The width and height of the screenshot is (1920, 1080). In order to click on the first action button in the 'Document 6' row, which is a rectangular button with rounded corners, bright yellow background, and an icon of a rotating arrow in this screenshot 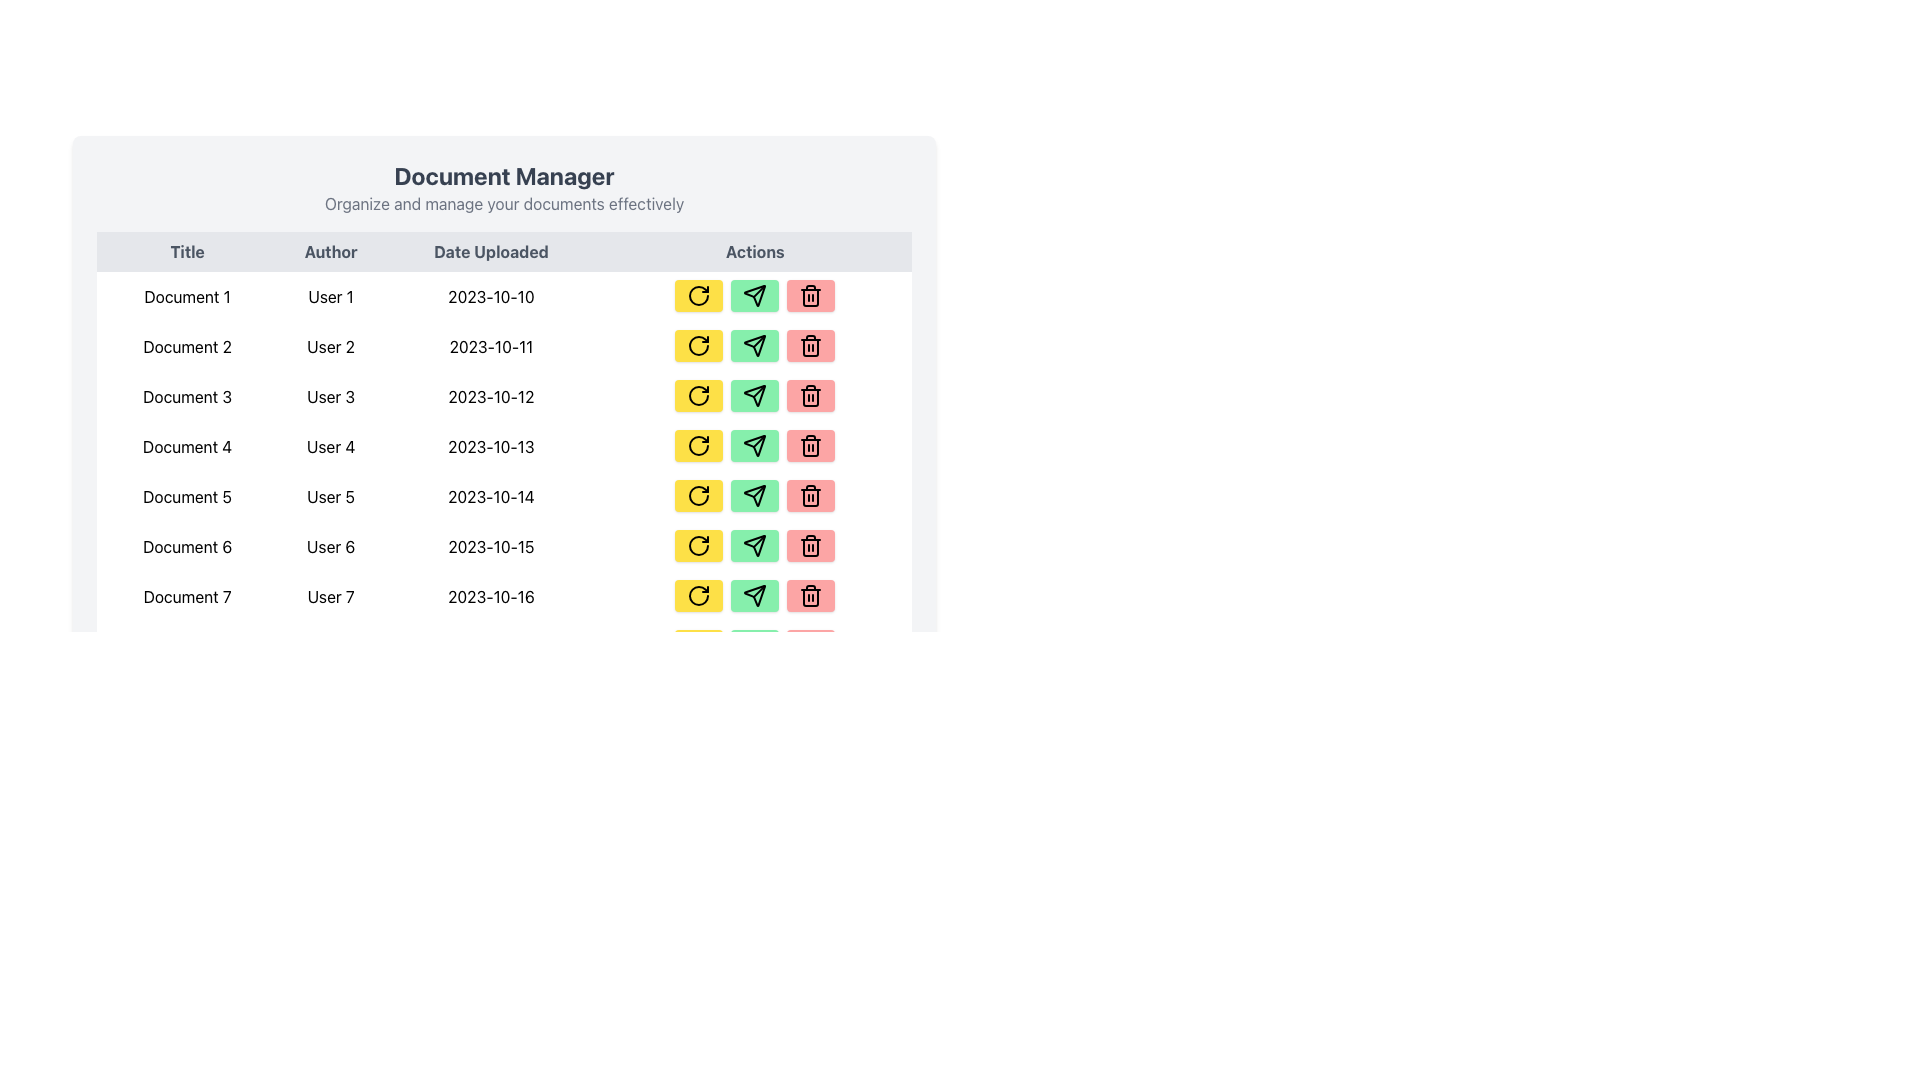, I will do `click(699, 546)`.